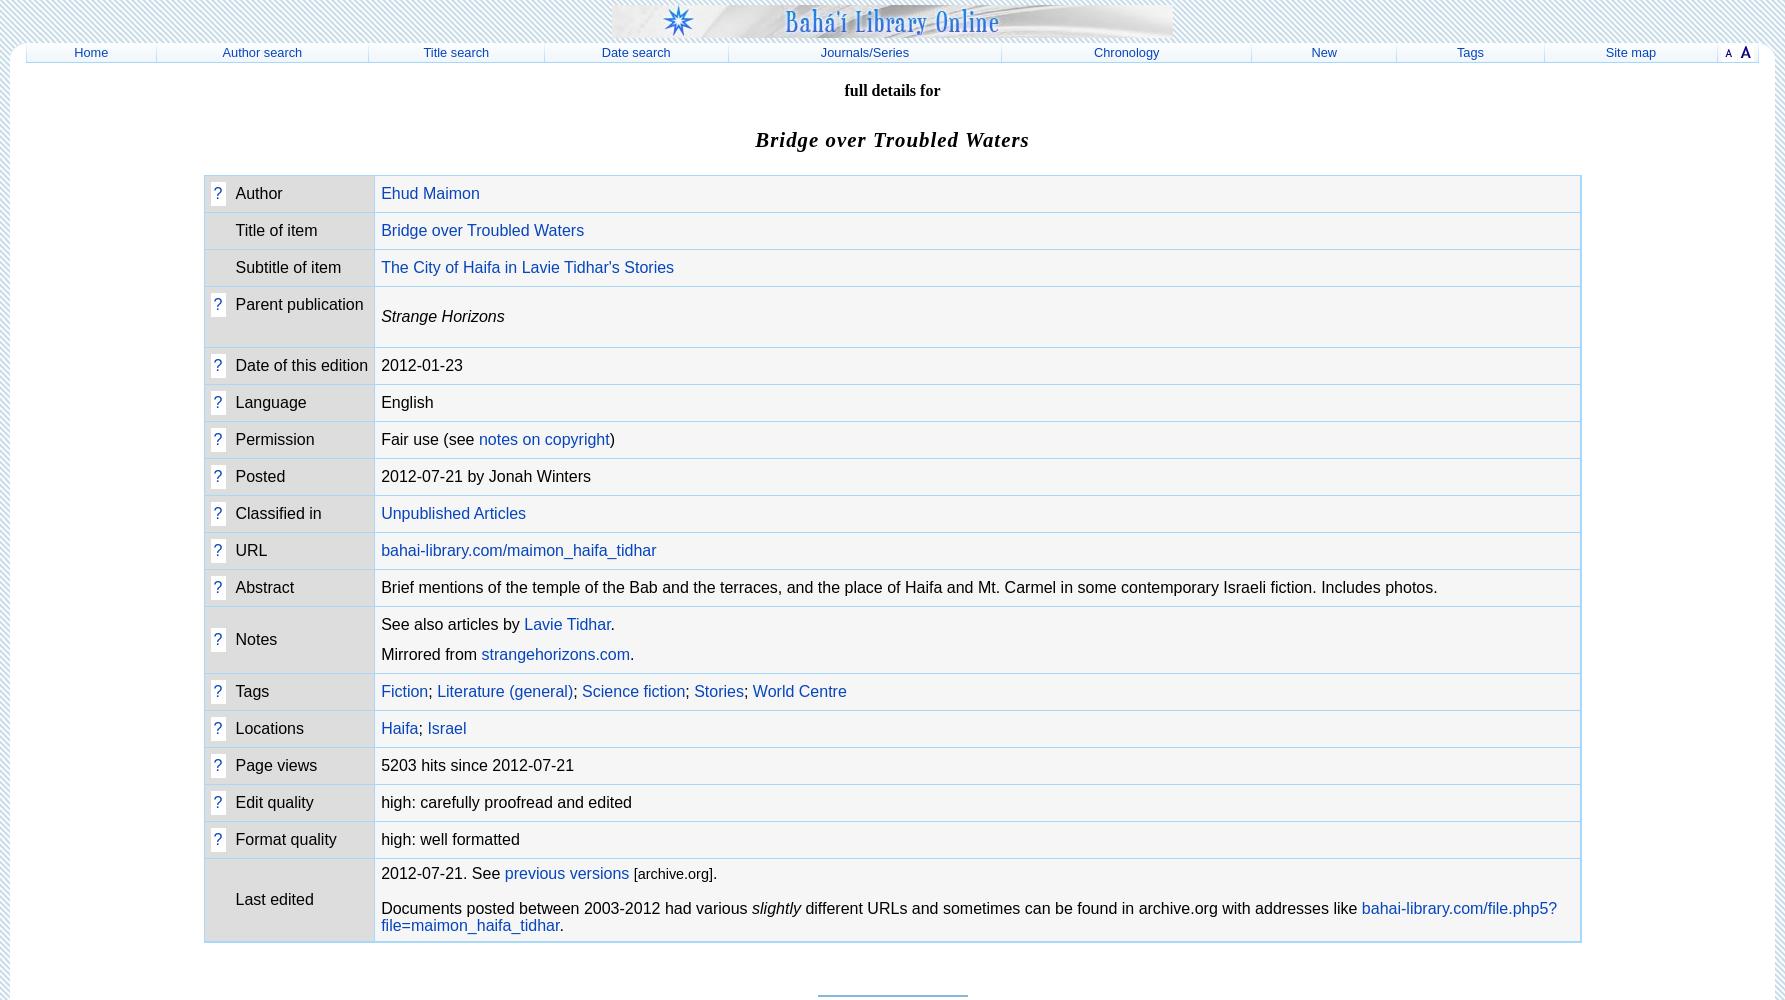 The image size is (1785, 1000). What do you see at coordinates (270, 401) in the screenshot?
I see `'Language'` at bounding box center [270, 401].